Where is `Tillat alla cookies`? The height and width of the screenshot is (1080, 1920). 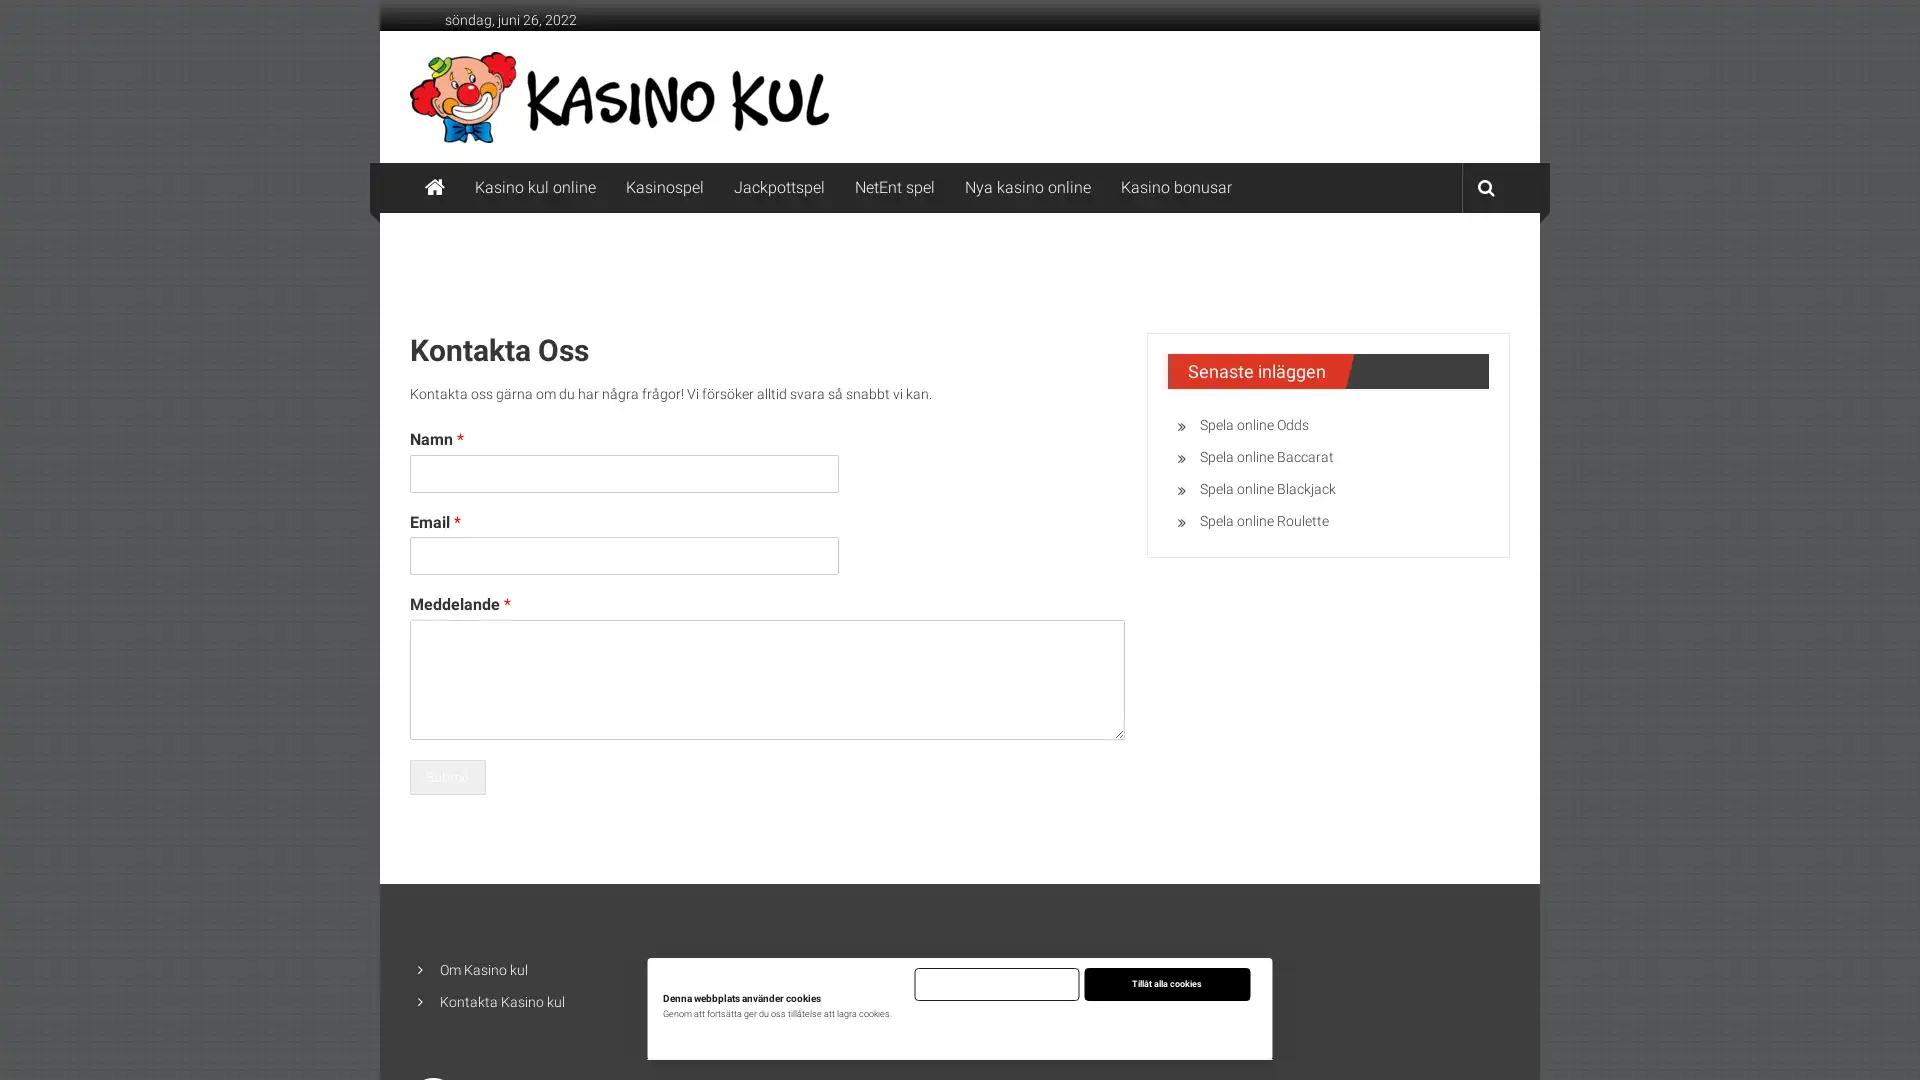
Tillat alla cookies is located at coordinates (1166, 983).